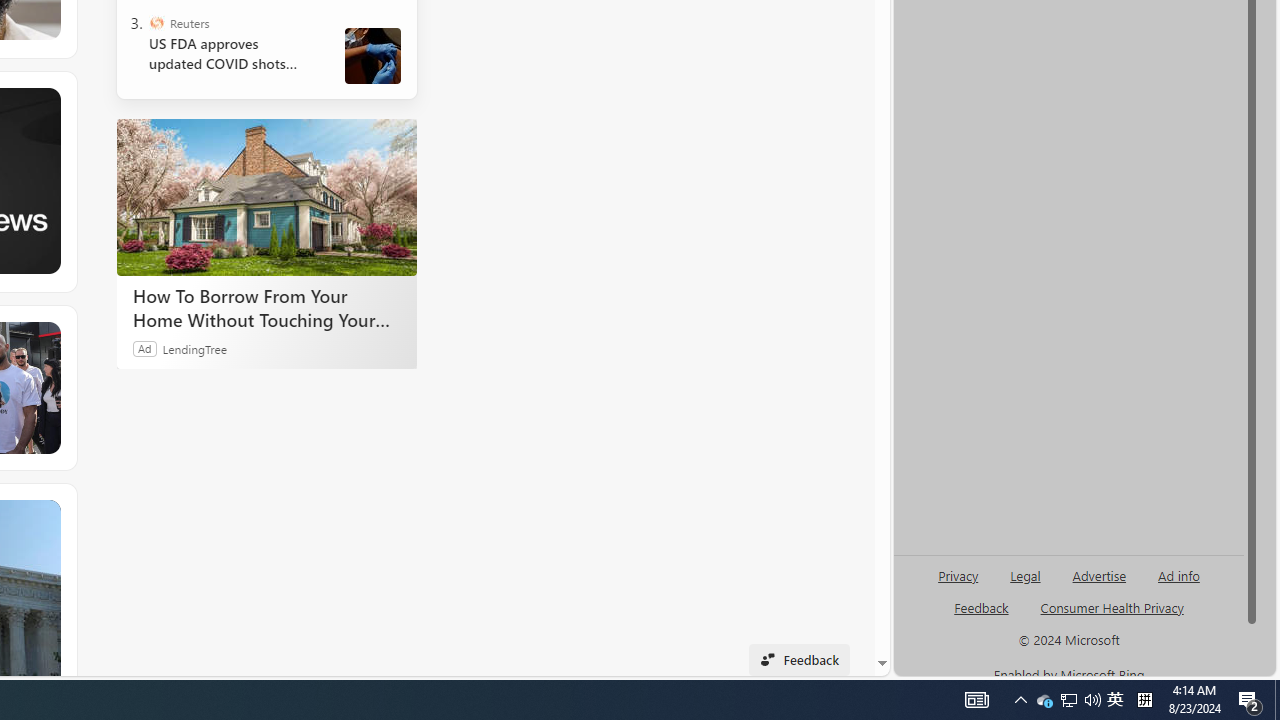  I want to click on 'US FDA approves updated COVID shots ahead of fall and winter', so click(231, 53).